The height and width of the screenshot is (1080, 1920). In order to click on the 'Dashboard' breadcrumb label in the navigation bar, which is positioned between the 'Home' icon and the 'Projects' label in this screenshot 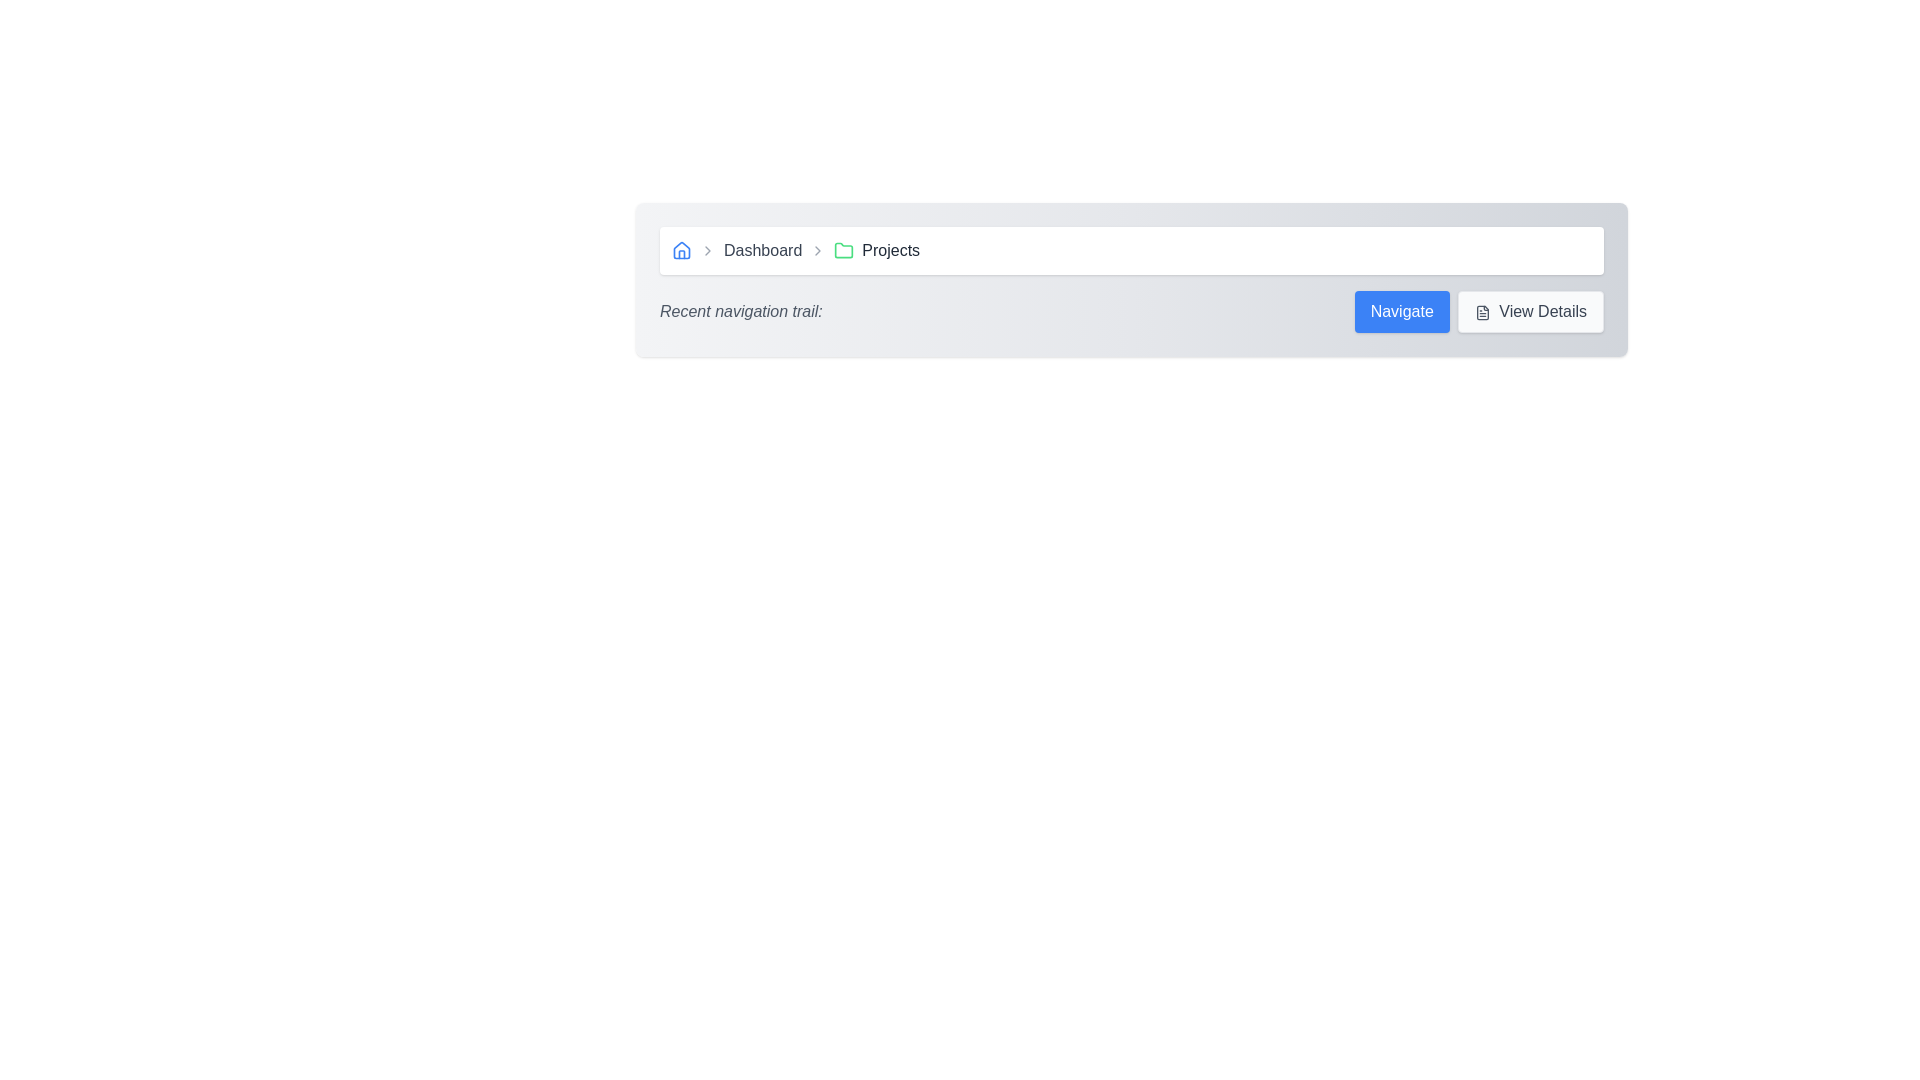, I will do `click(762, 249)`.